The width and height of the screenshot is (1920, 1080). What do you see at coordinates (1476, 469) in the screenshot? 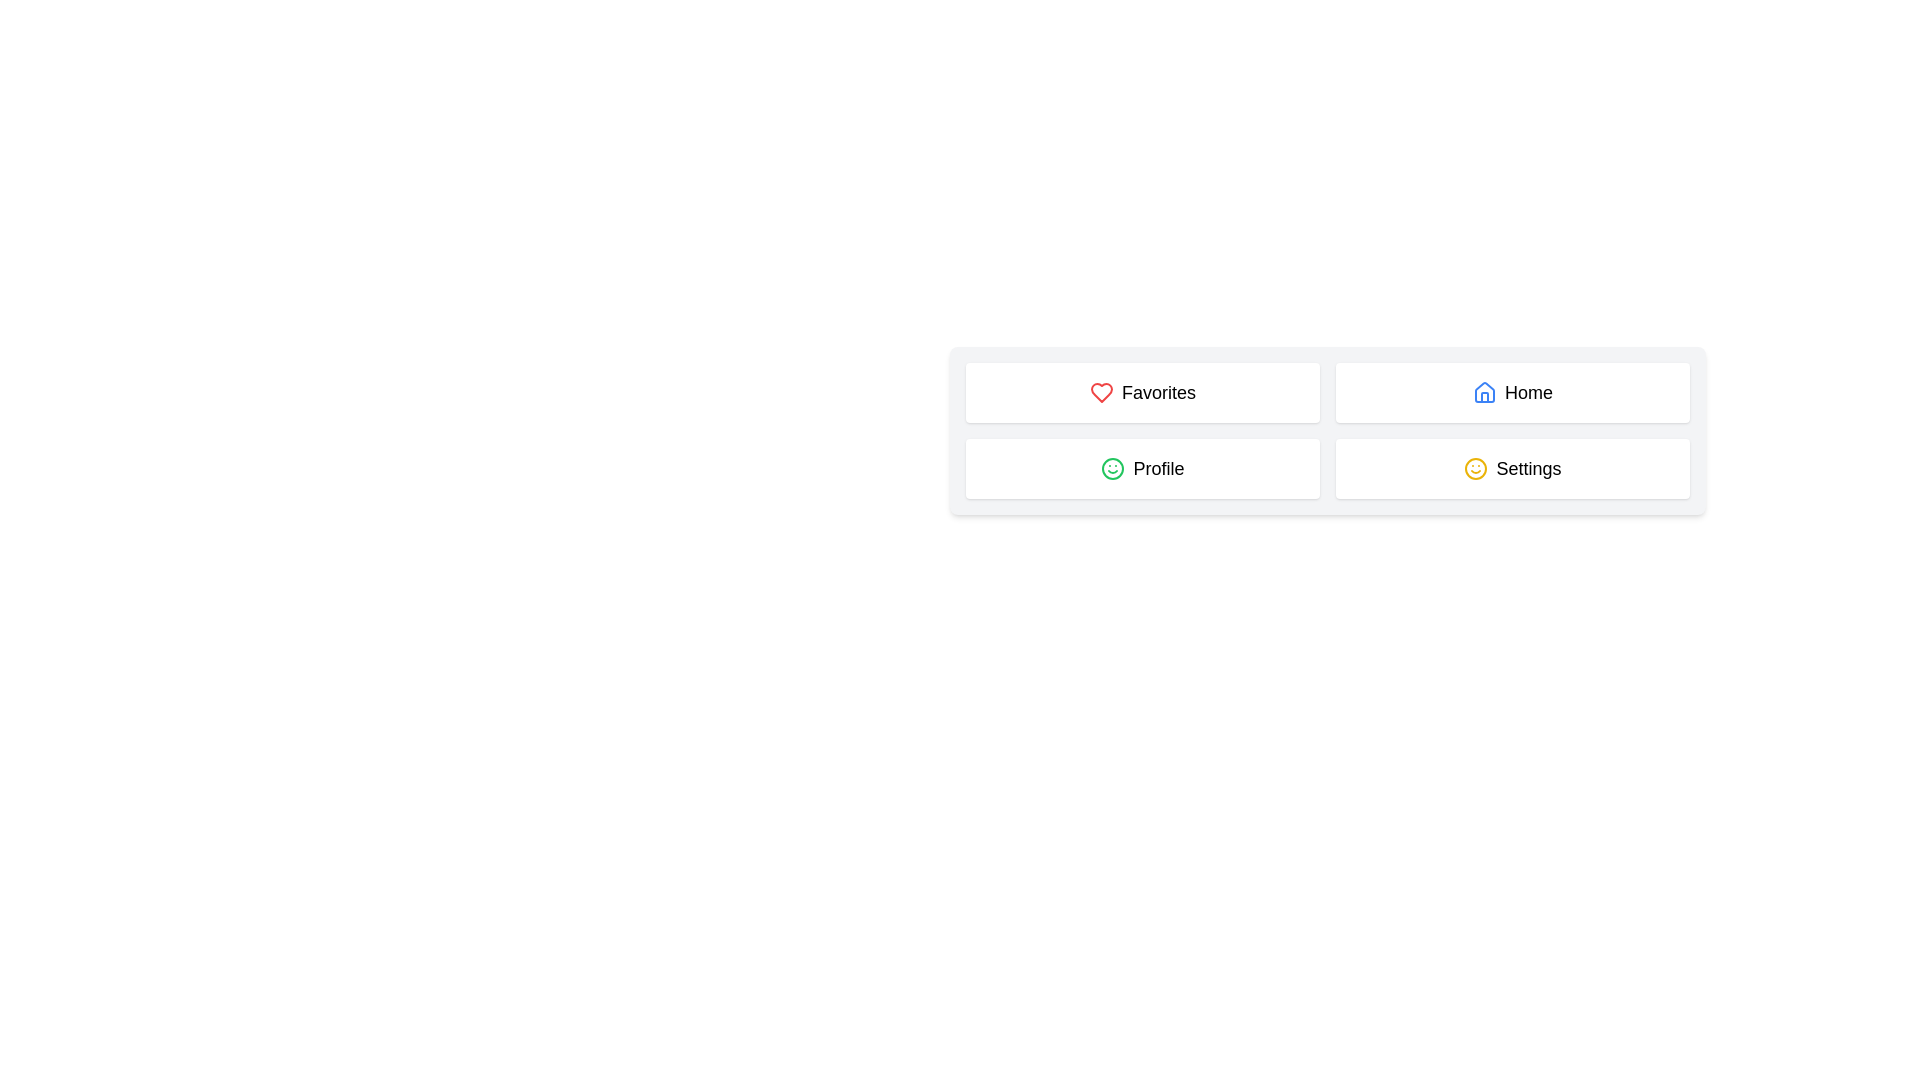
I see `the yellow smiley face icon located within the 'Settings' card in the bottom-right corner of the grid layout` at bounding box center [1476, 469].